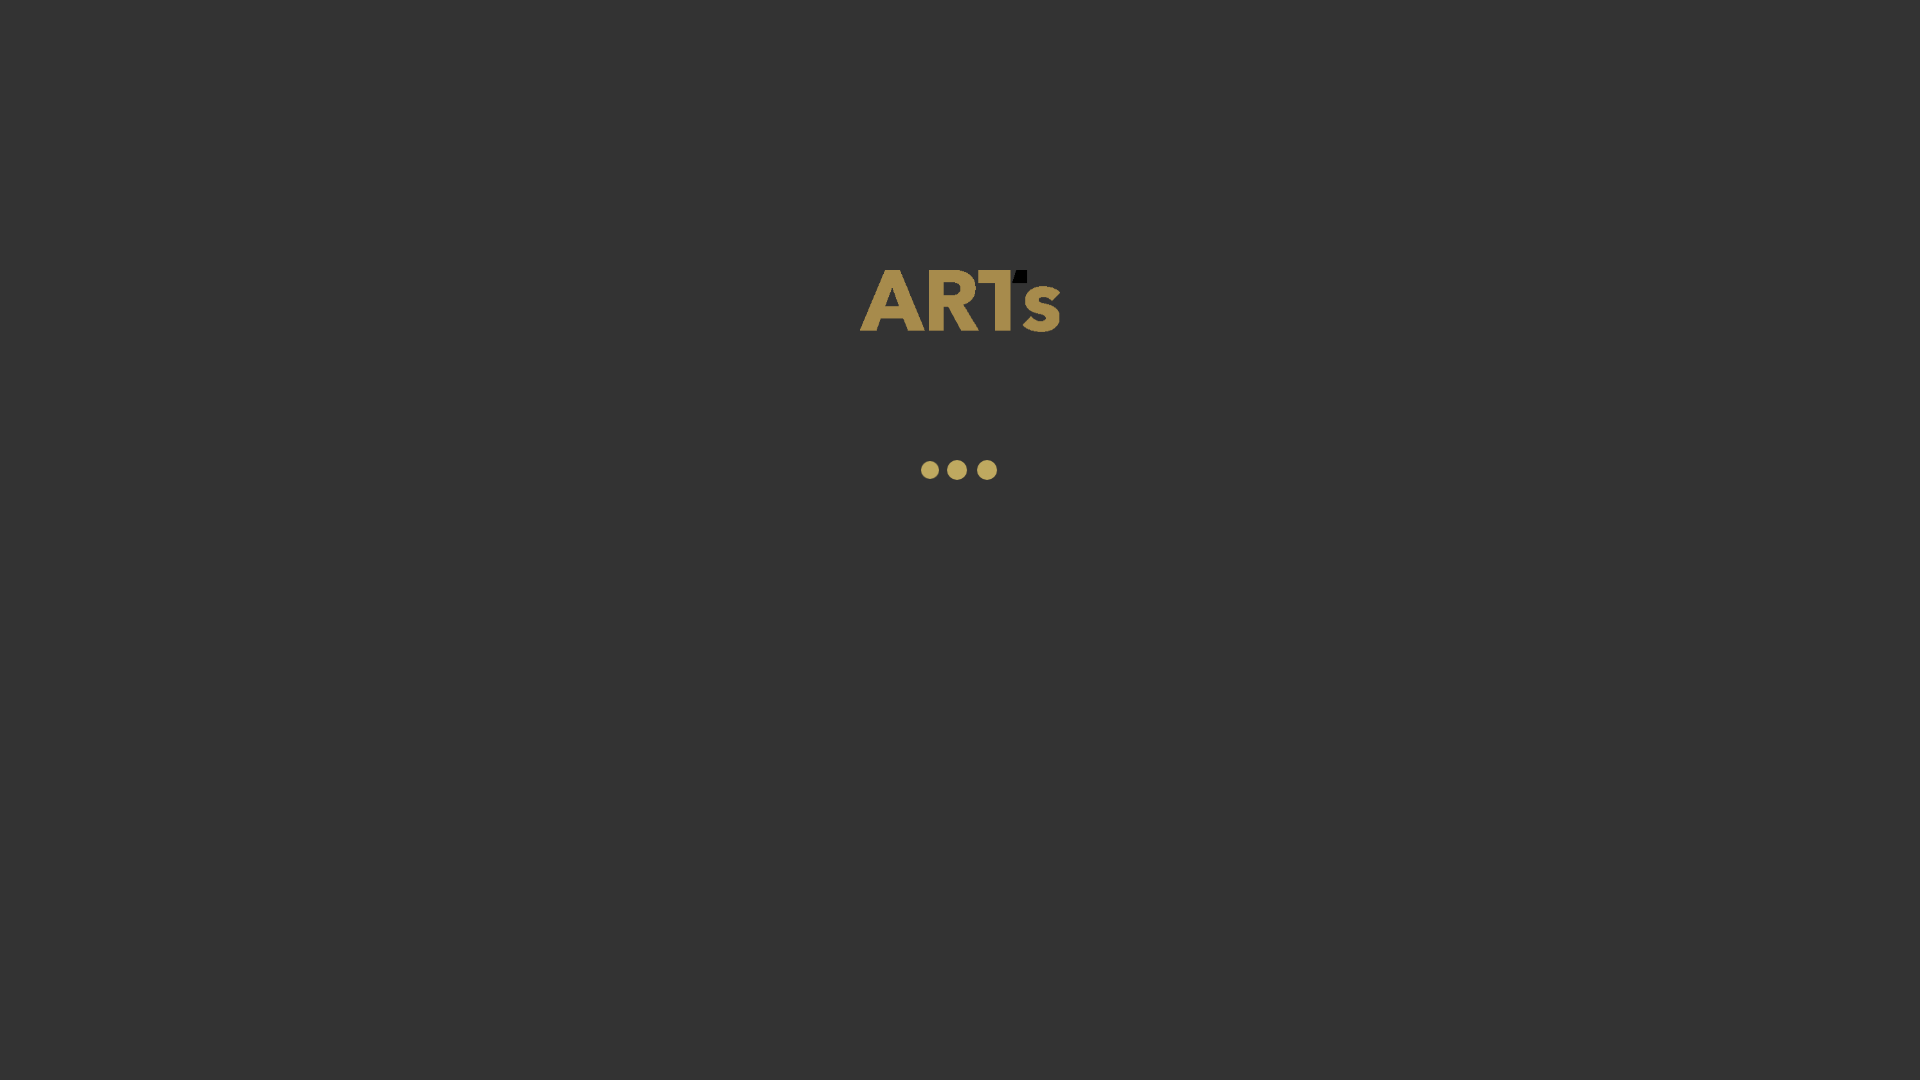 The image size is (1920, 1080). I want to click on 'Angebote', so click(844, 48).